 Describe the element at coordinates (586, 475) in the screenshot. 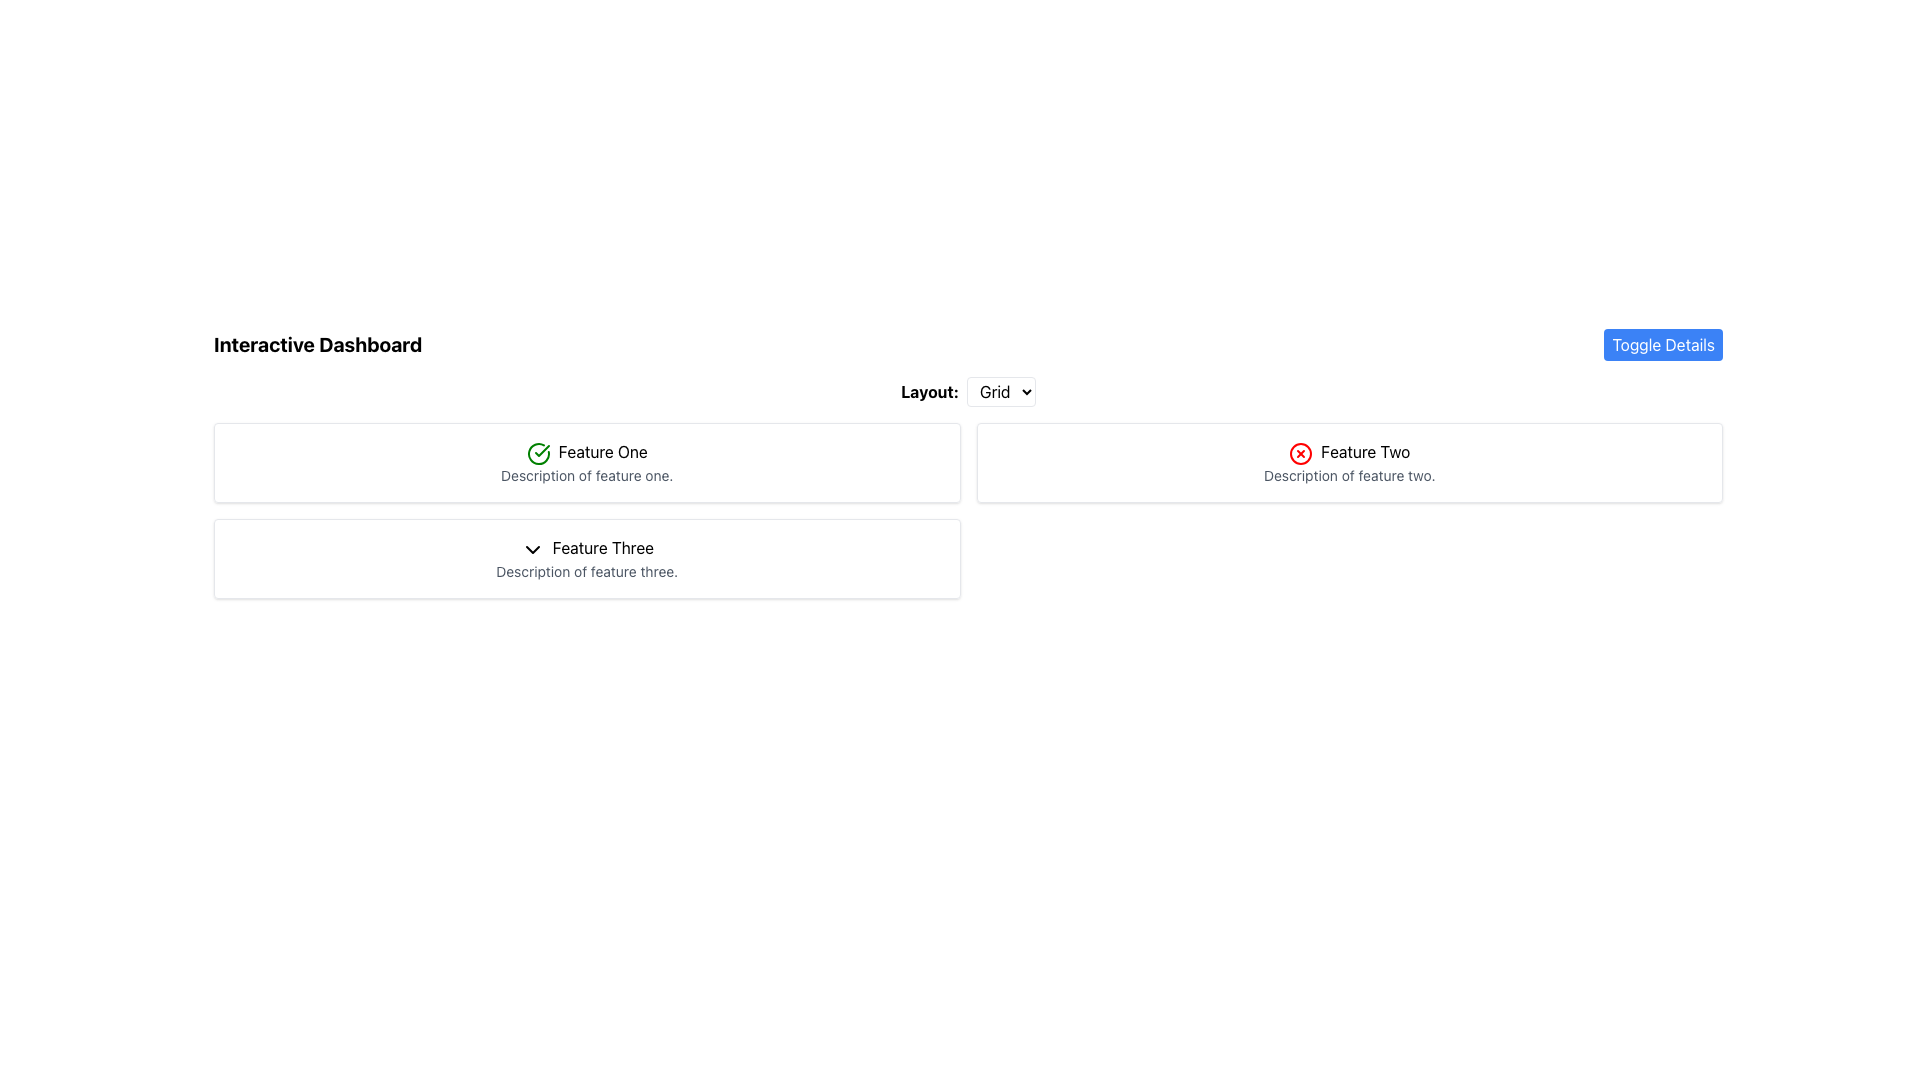

I see `the text label that reads 'Description of feature one.' located below the header 'Feature One' in the first box of the grid layout` at that location.